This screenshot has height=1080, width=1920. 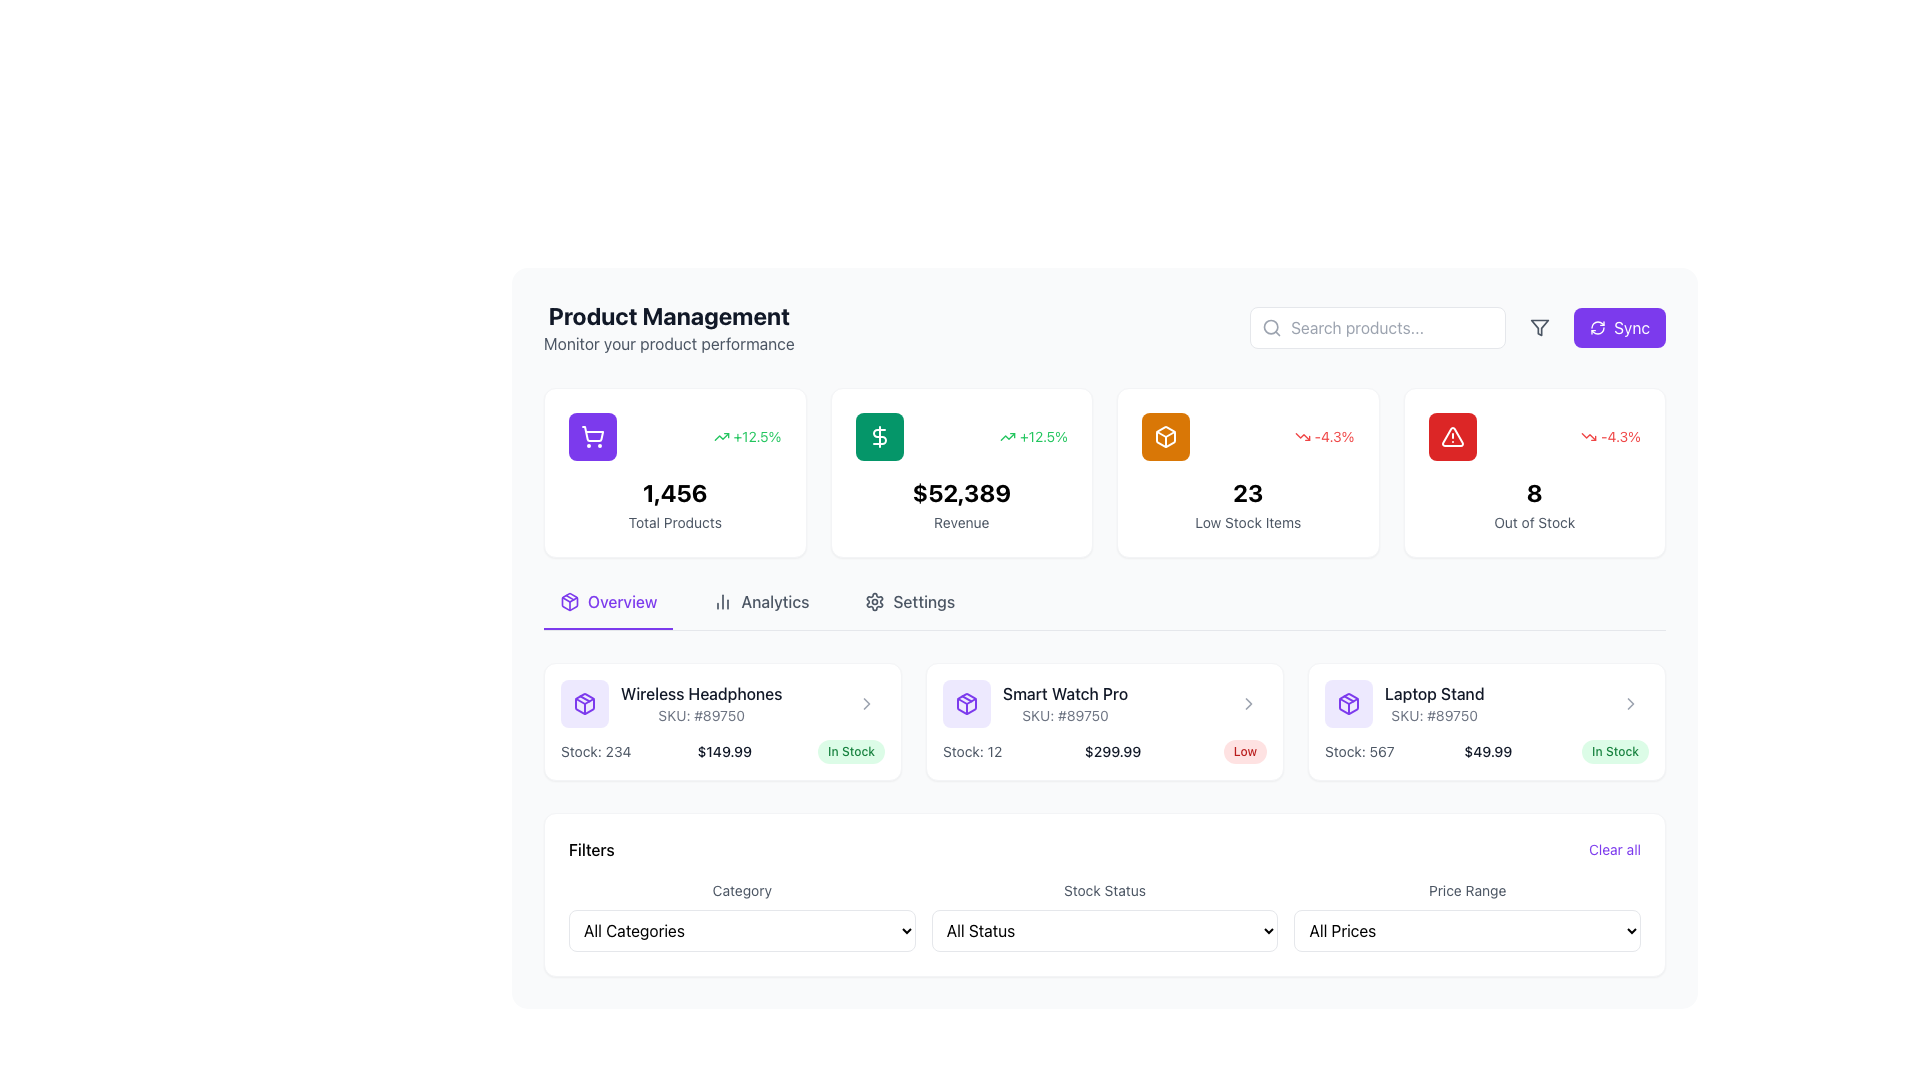 What do you see at coordinates (966, 703) in the screenshot?
I see `the violet-colored, cube-shaped SVG icon located in the third panel of the top row in the dashboard's main section` at bounding box center [966, 703].